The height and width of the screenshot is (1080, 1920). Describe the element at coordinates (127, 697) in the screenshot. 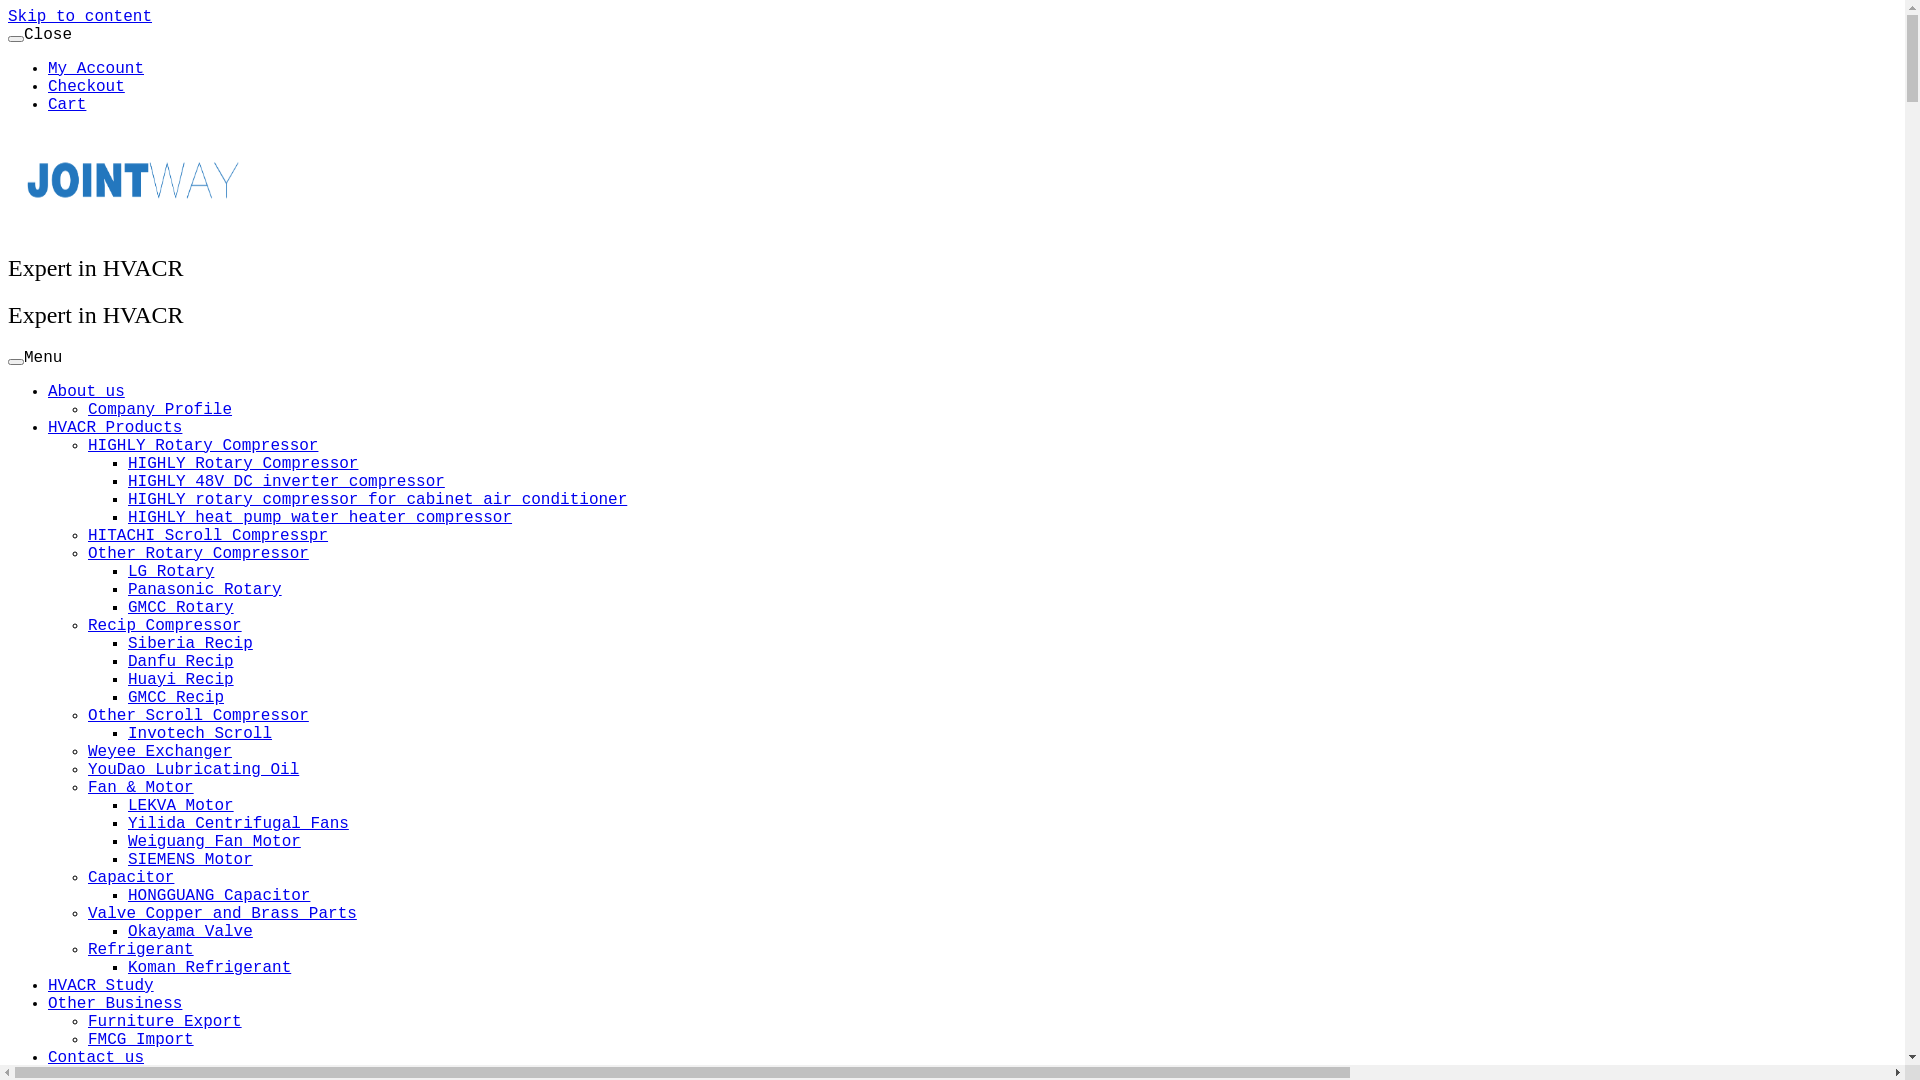

I see `'GMCC Recip'` at that location.